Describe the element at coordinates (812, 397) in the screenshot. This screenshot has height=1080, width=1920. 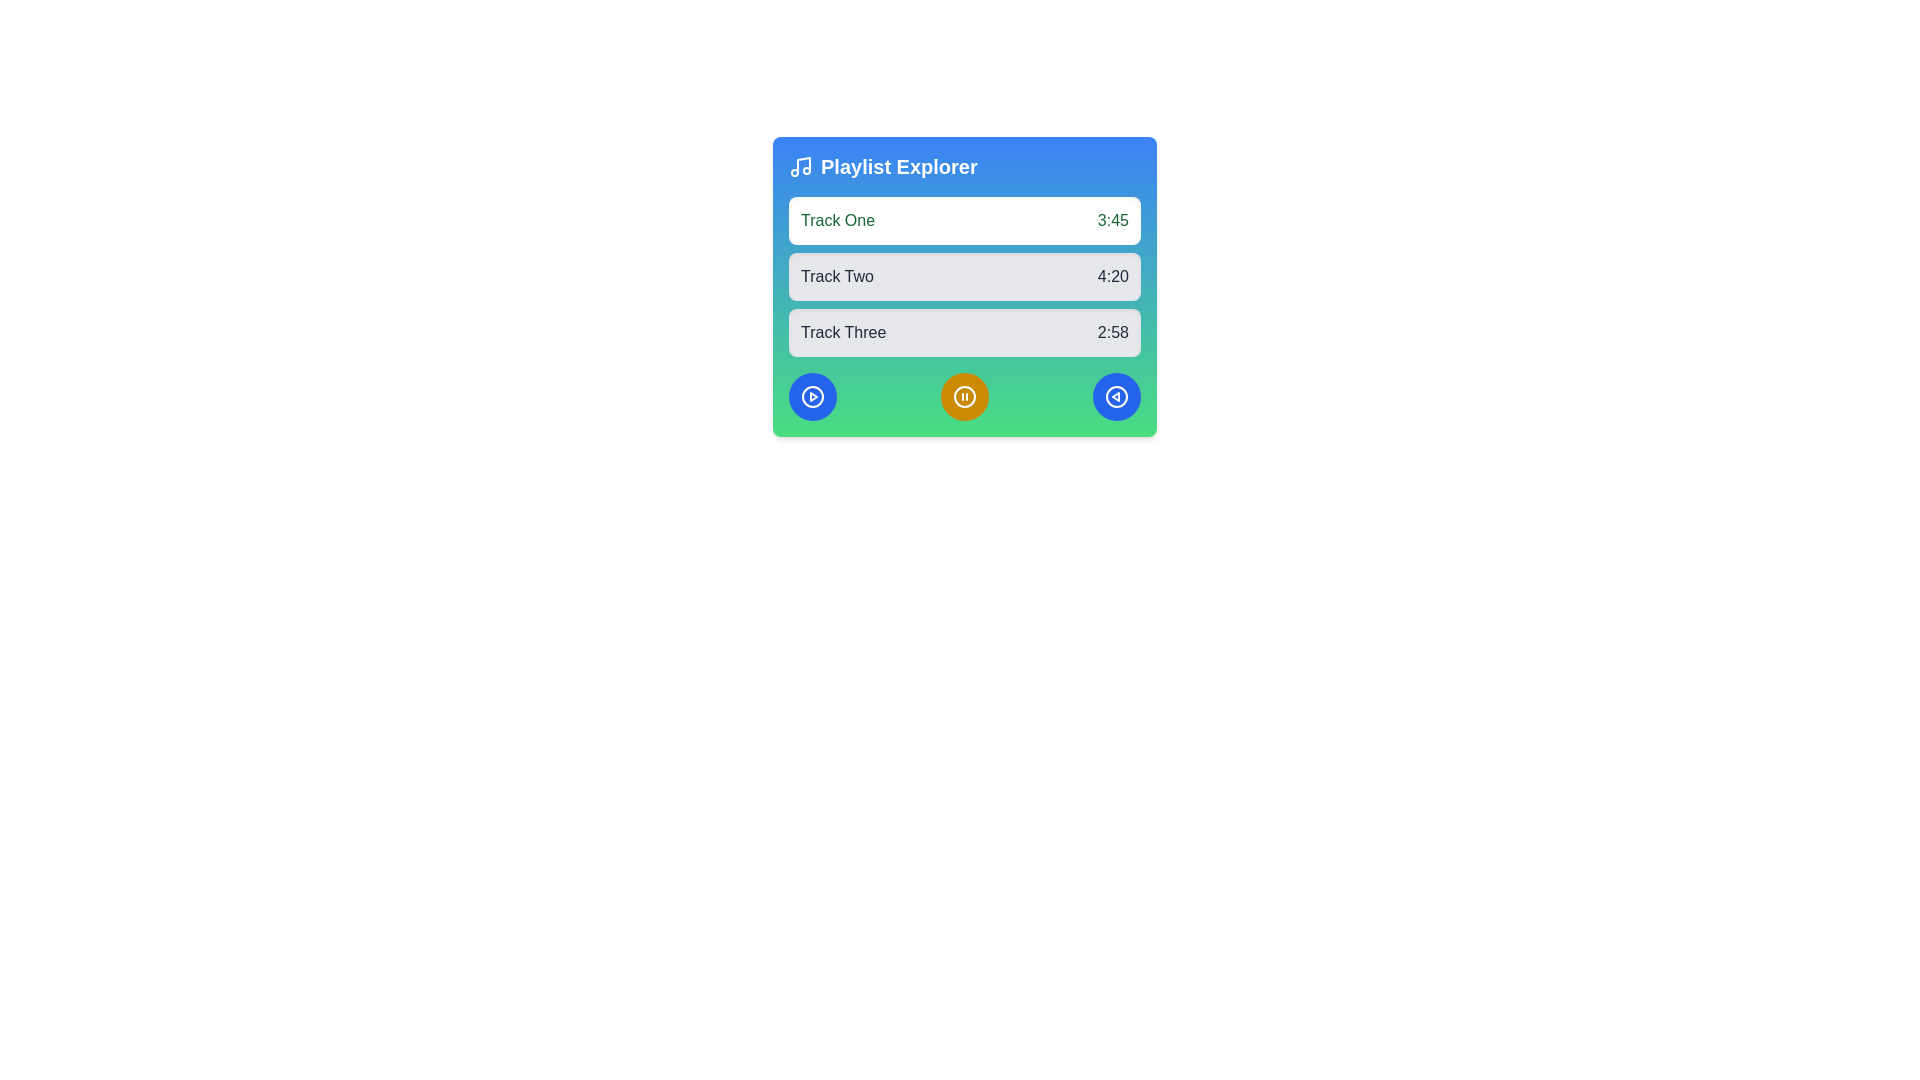
I see `the blue circular play button located at the bottom-left position among three circular icons` at that location.